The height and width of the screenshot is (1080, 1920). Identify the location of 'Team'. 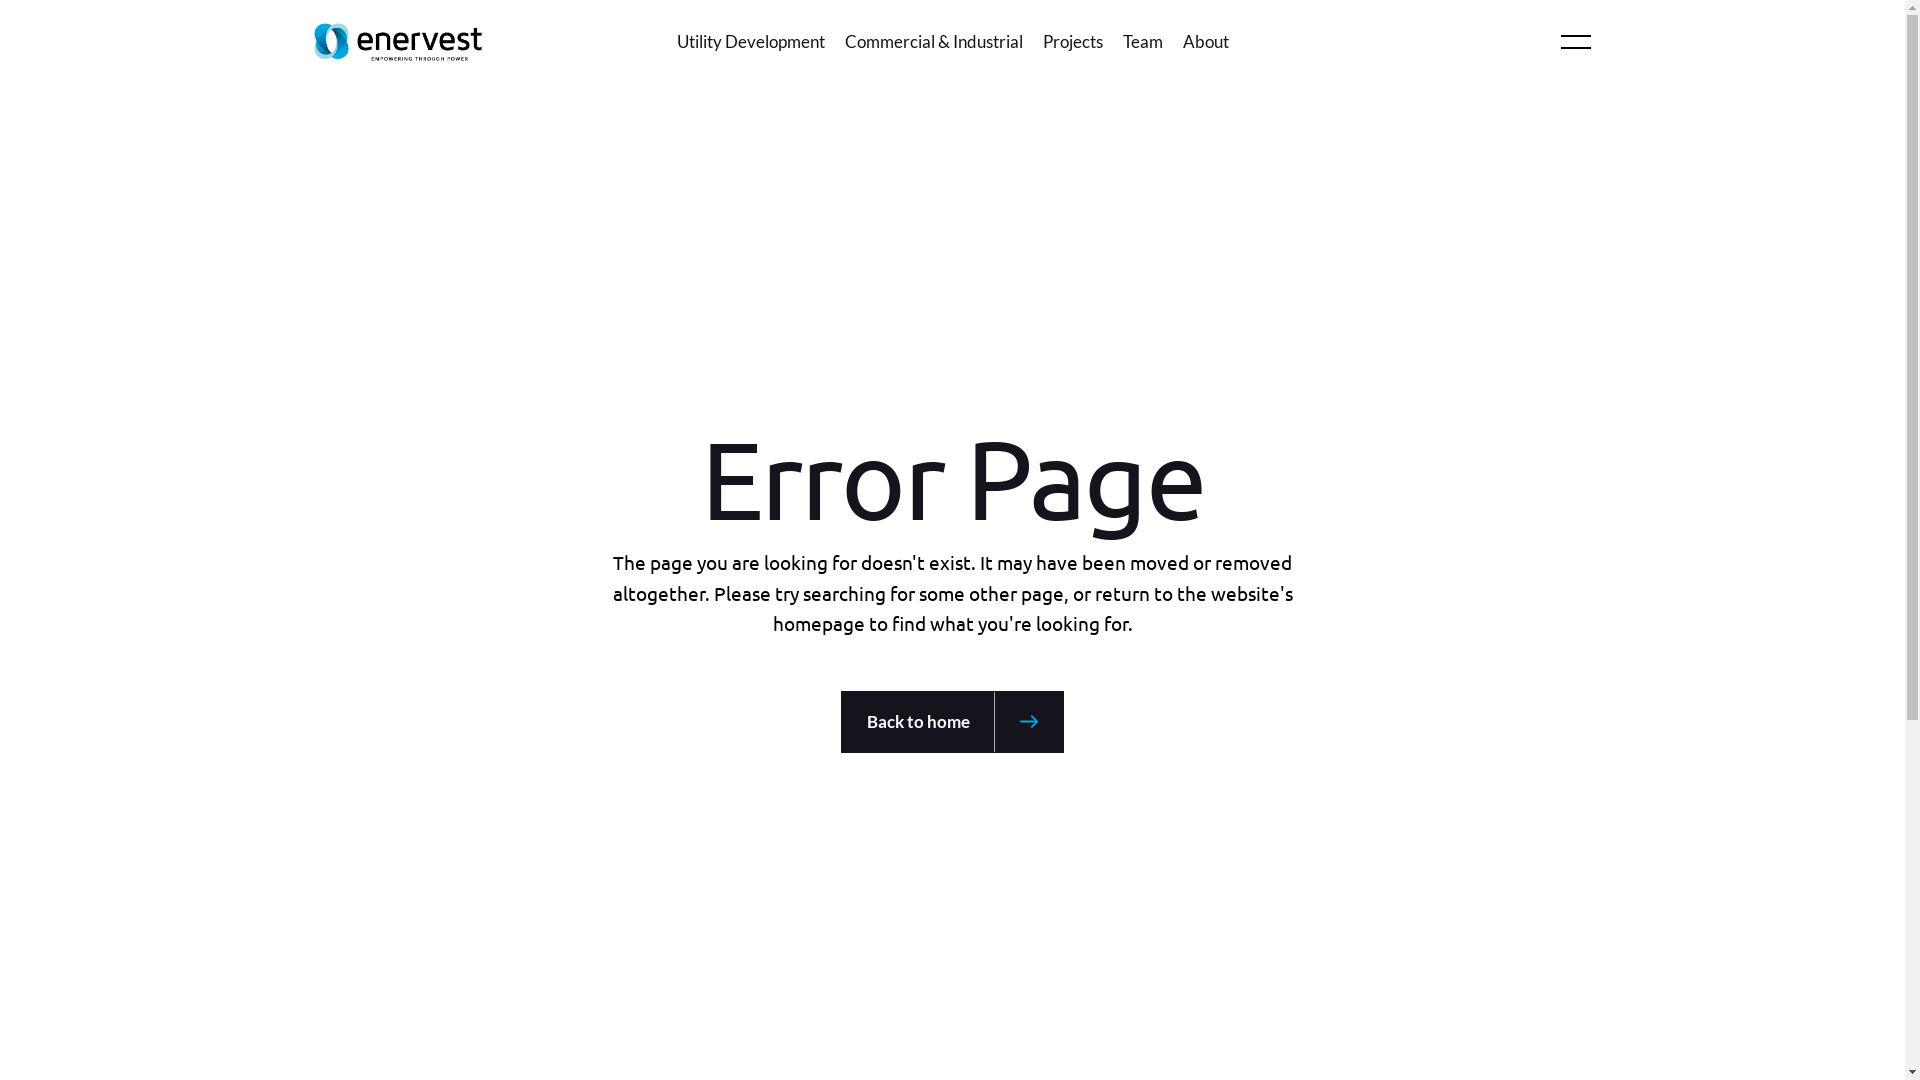
(1142, 42).